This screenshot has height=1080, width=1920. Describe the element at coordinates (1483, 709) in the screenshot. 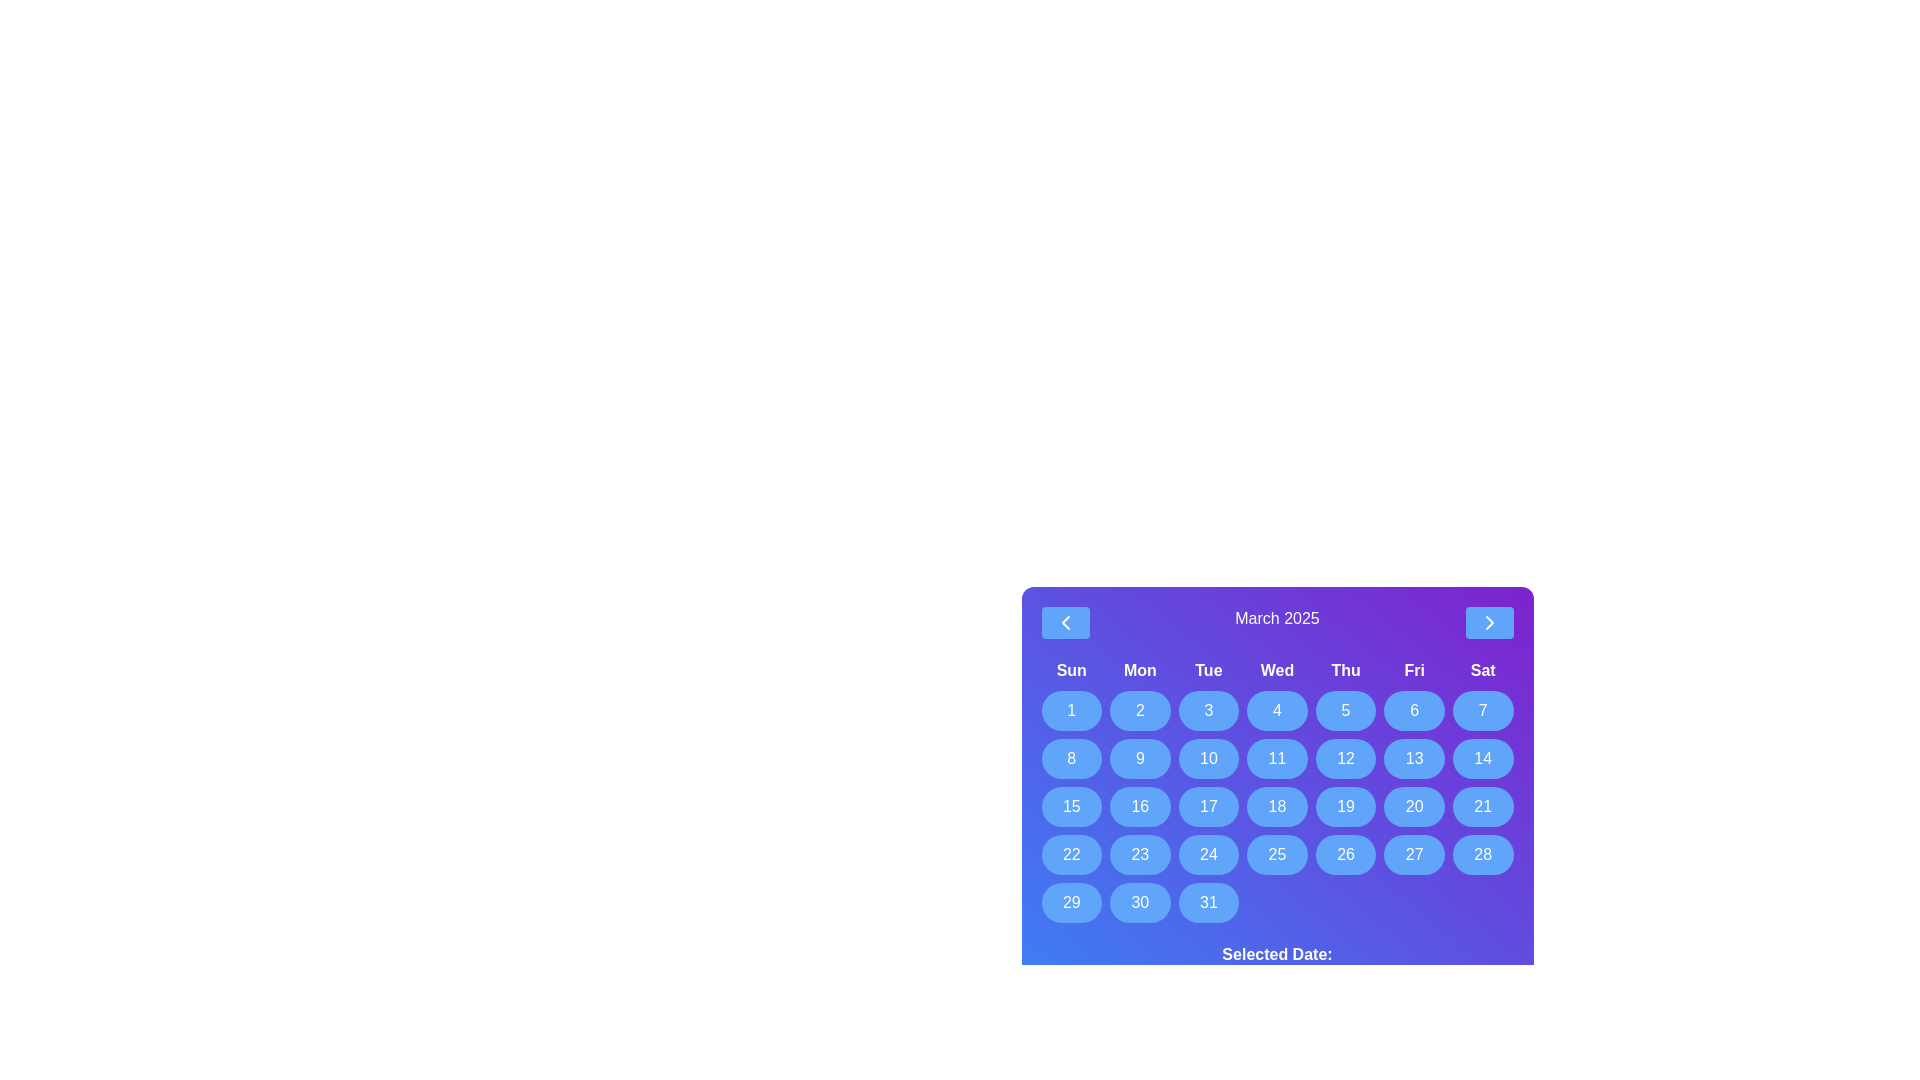

I see `the blue rounded rectangular button labeled '7'` at that location.